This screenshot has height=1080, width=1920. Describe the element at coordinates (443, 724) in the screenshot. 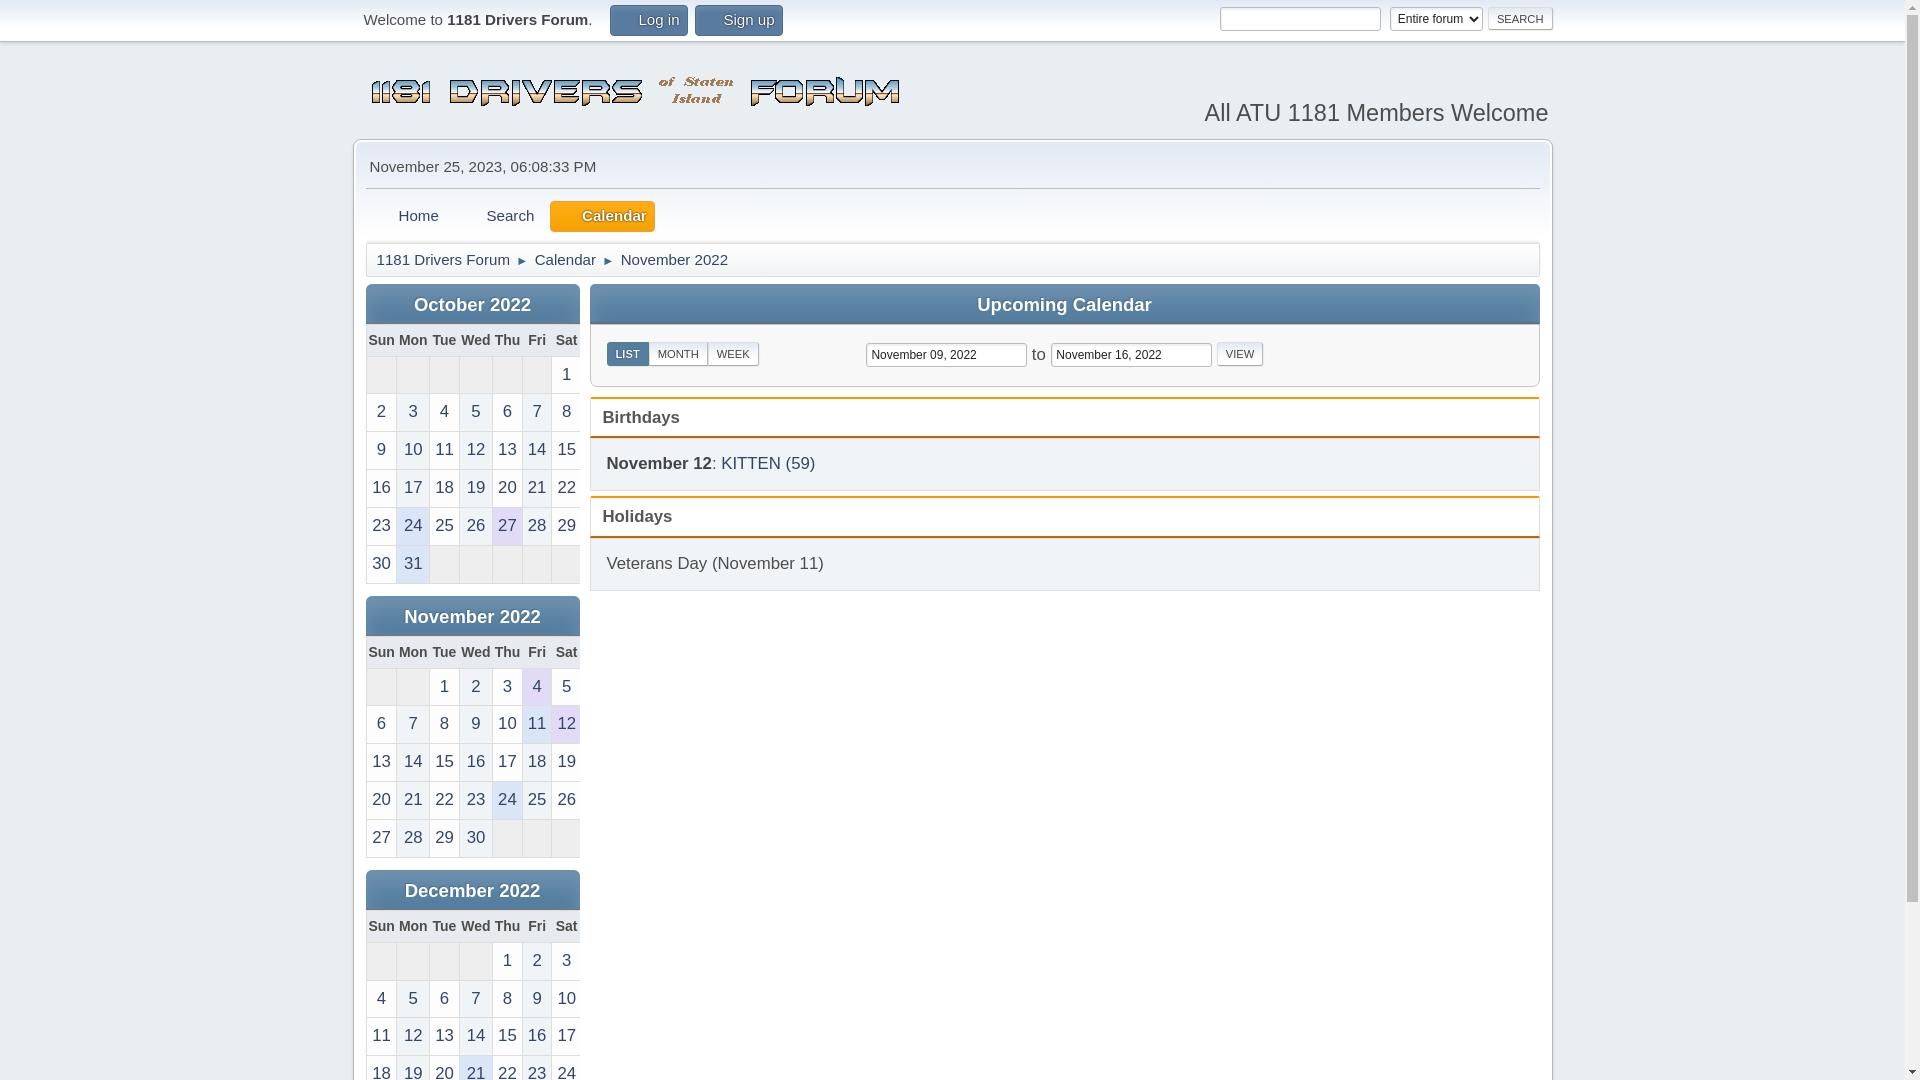

I see `'8'` at that location.